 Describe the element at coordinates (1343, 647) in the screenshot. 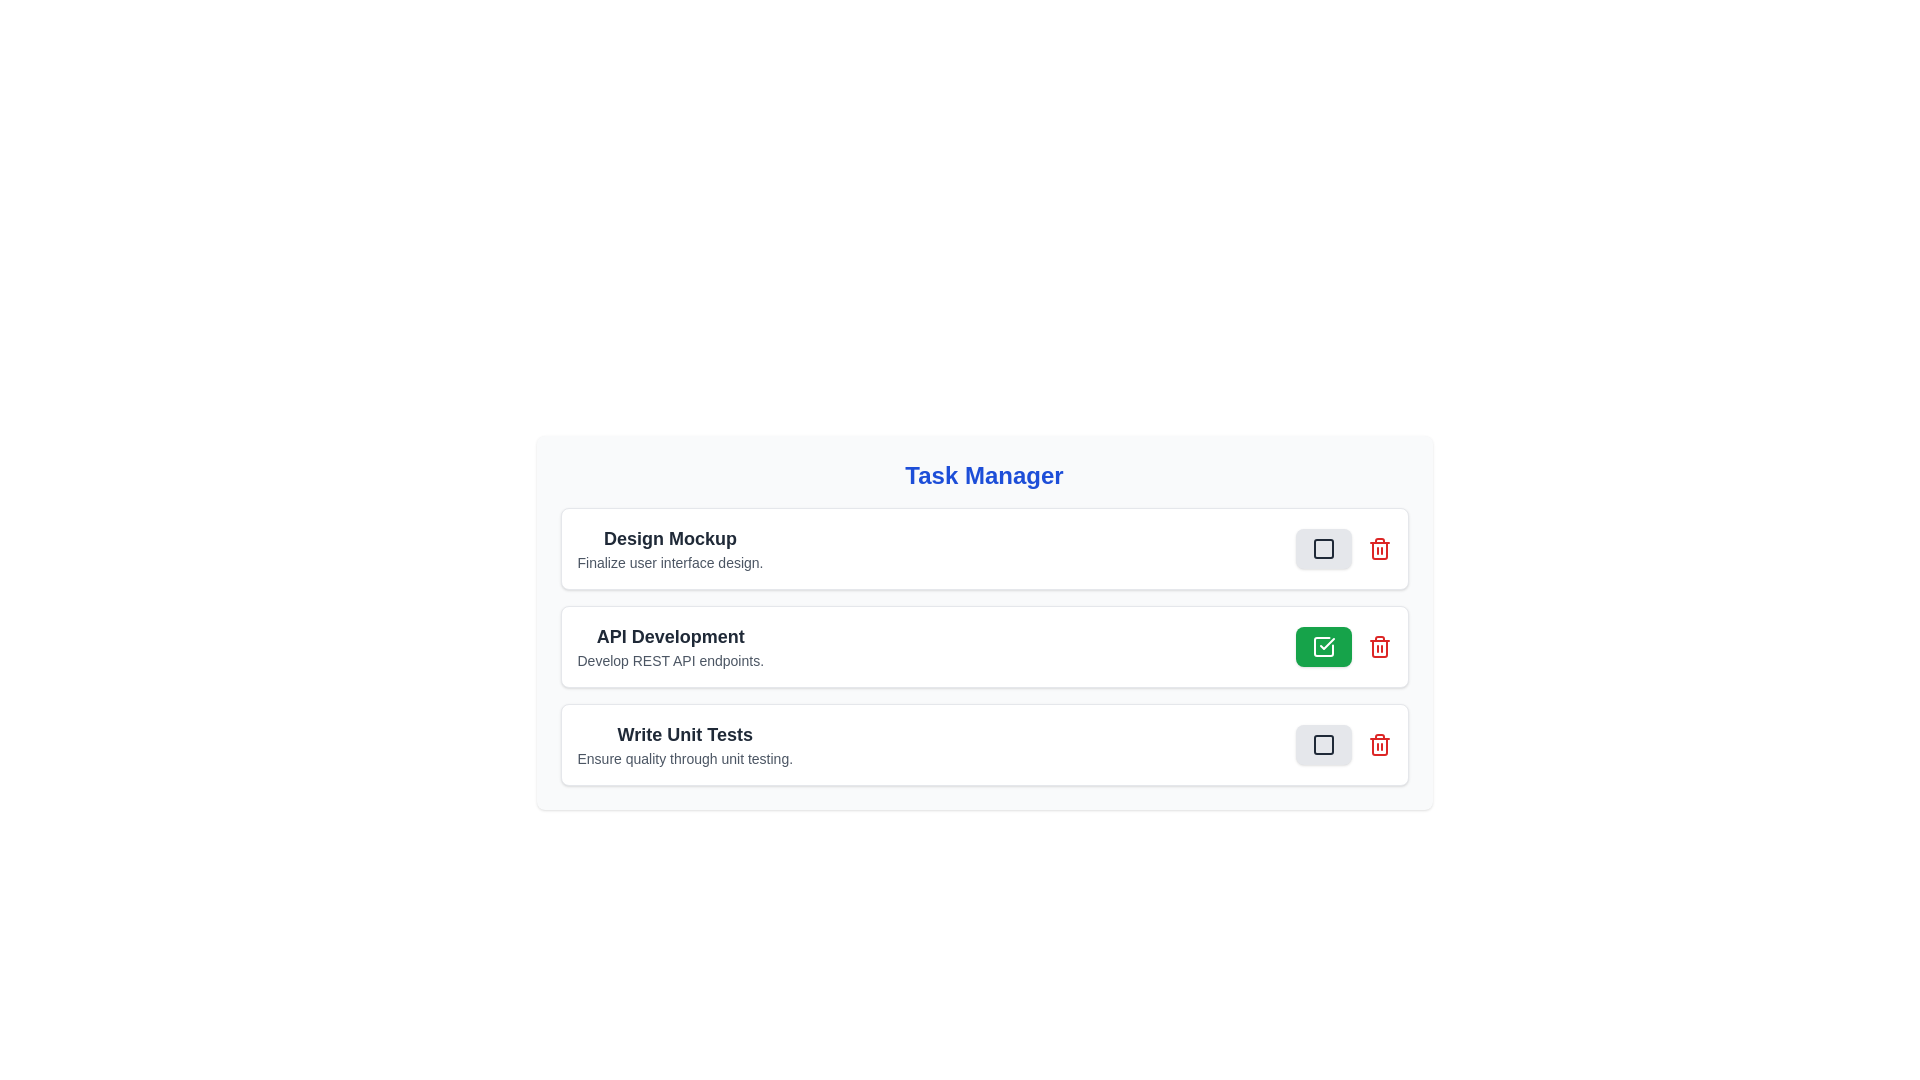

I see `the green rectangular button with rounded edges and a white check mark icon` at that location.